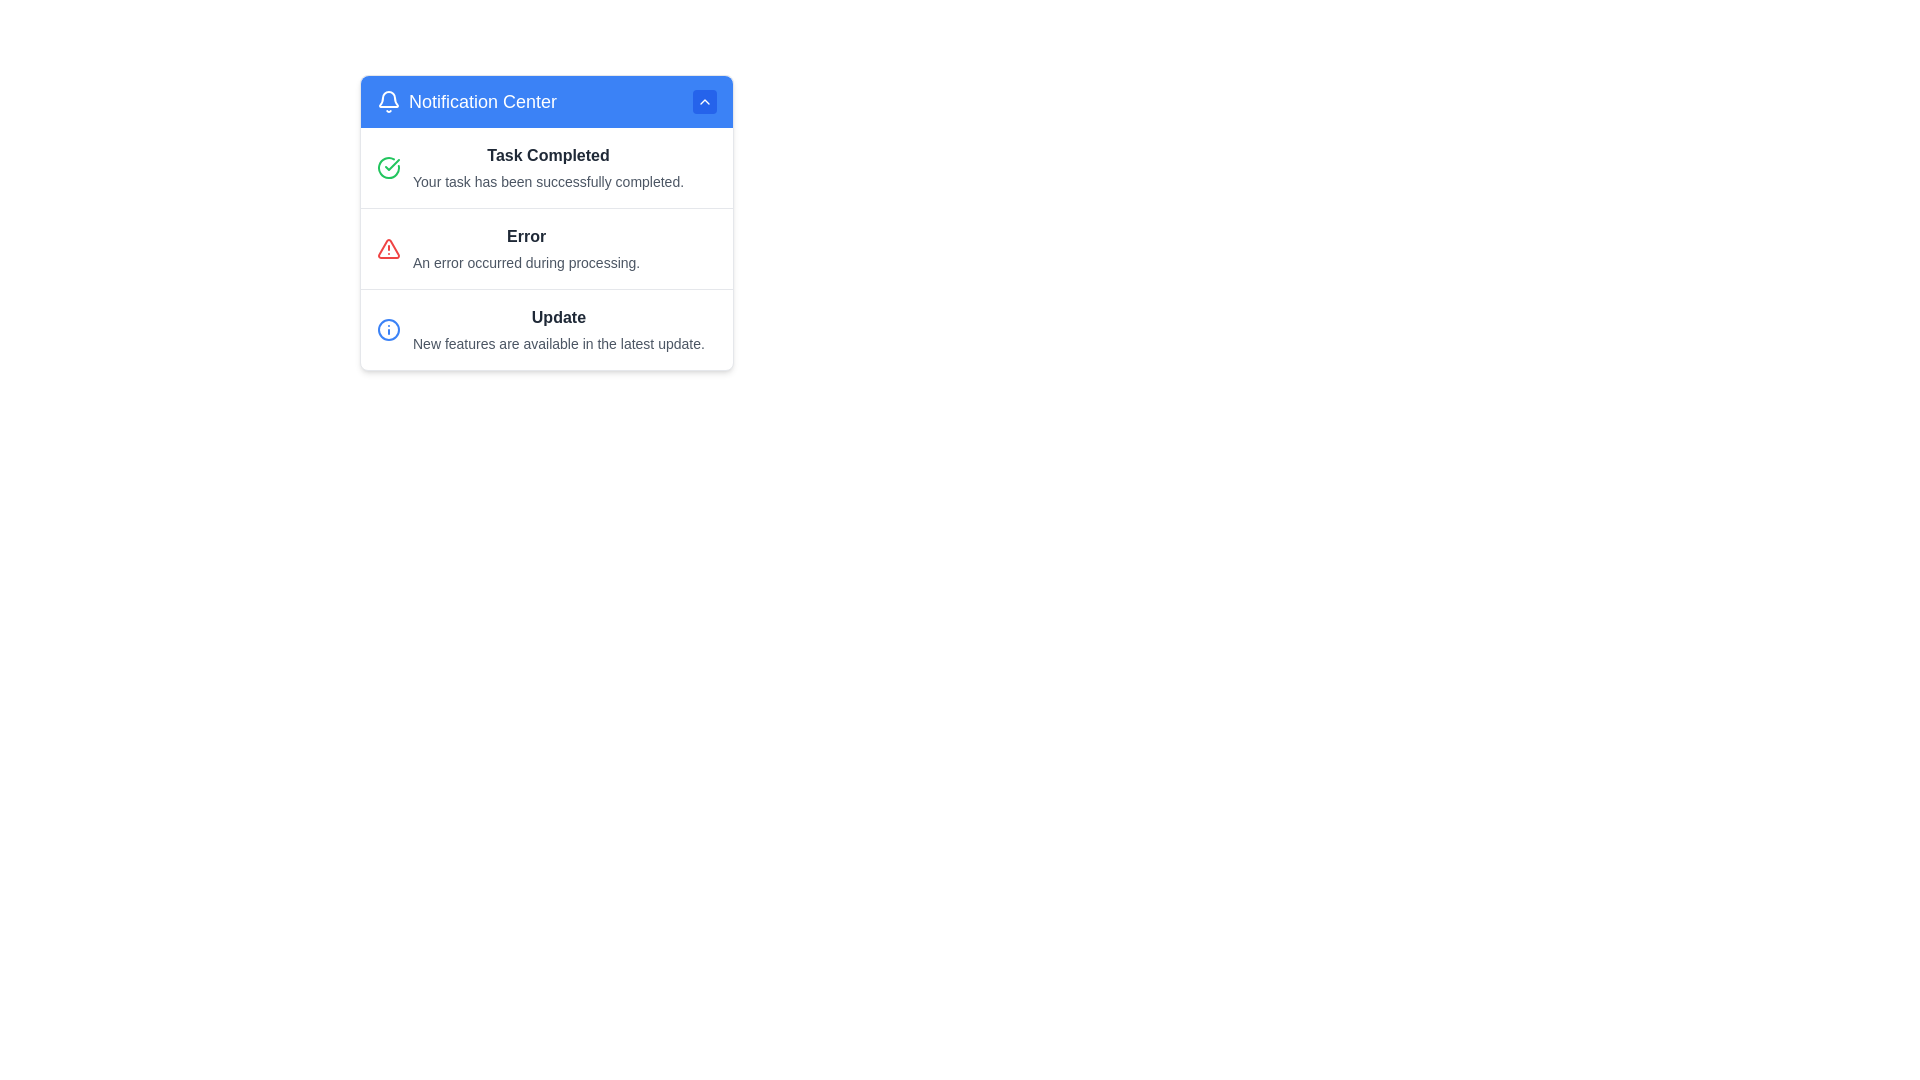 Image resolution: width=1920 pixels, height=1080 pixels. What do you see at coordinates (547, 308) in the screenshot?
I see `an individual notification within the Notification Panel` at bounding box center [547, 308].